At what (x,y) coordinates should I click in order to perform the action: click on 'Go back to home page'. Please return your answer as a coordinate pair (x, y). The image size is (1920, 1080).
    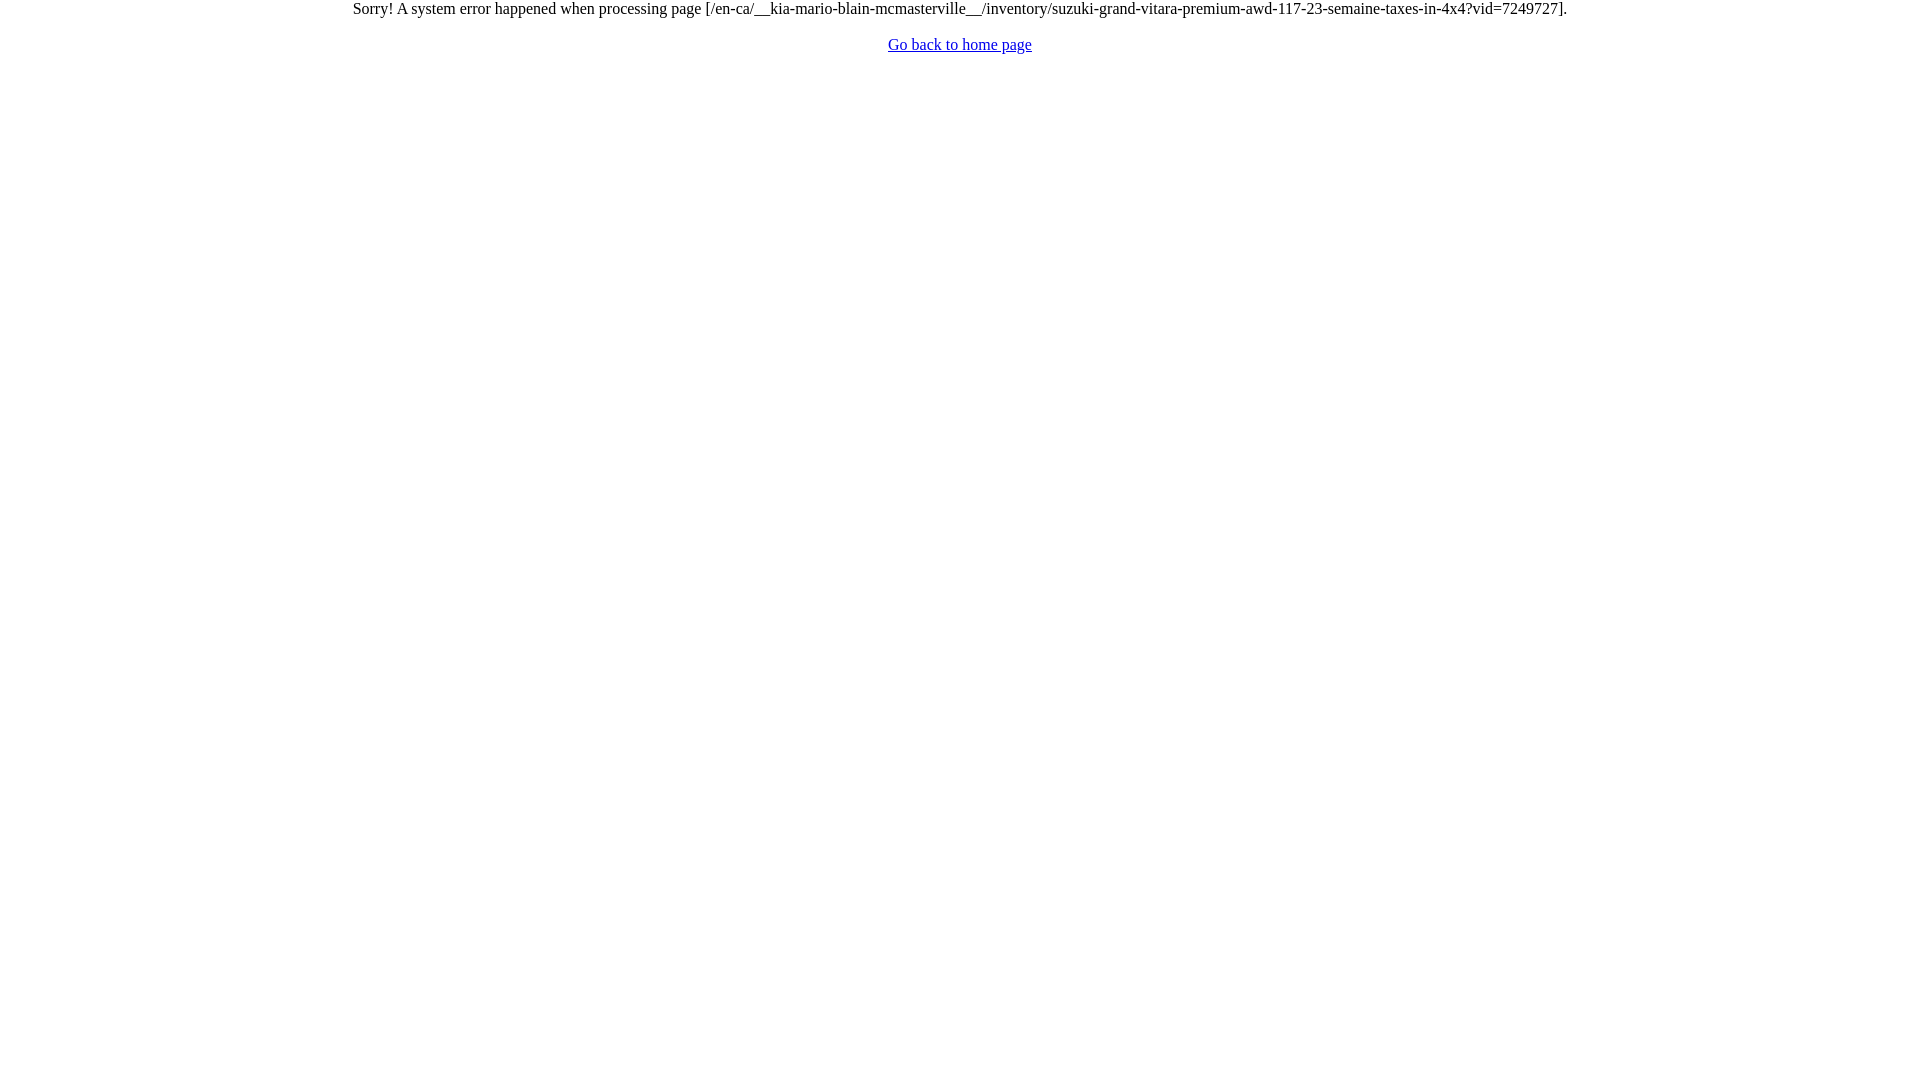
    Looking at the image, I should click on (887, 44).